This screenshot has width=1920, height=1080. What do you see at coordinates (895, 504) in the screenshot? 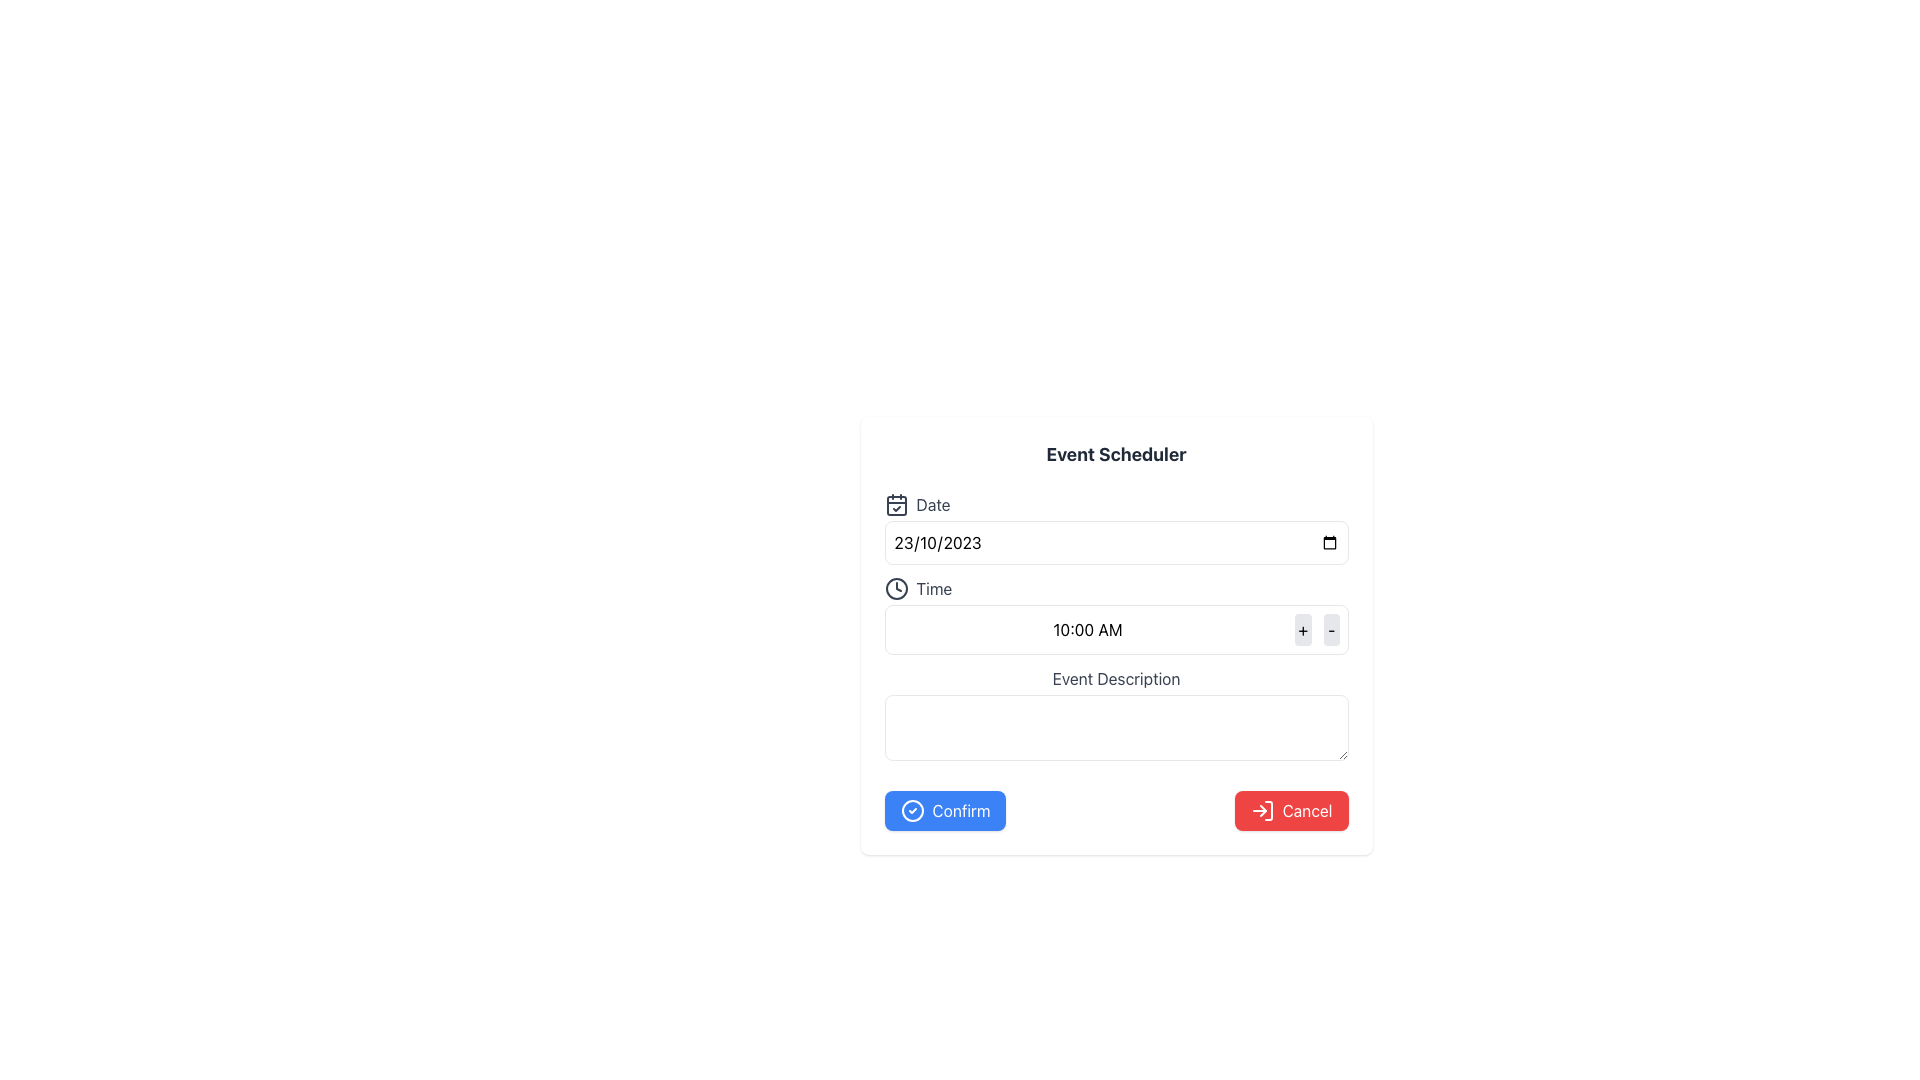
I see `the rounded rectangle part of the calendar-check icon located to the right of the 'Date' label in the 'Event Scheduler' form` at bounding box center [895, 504].